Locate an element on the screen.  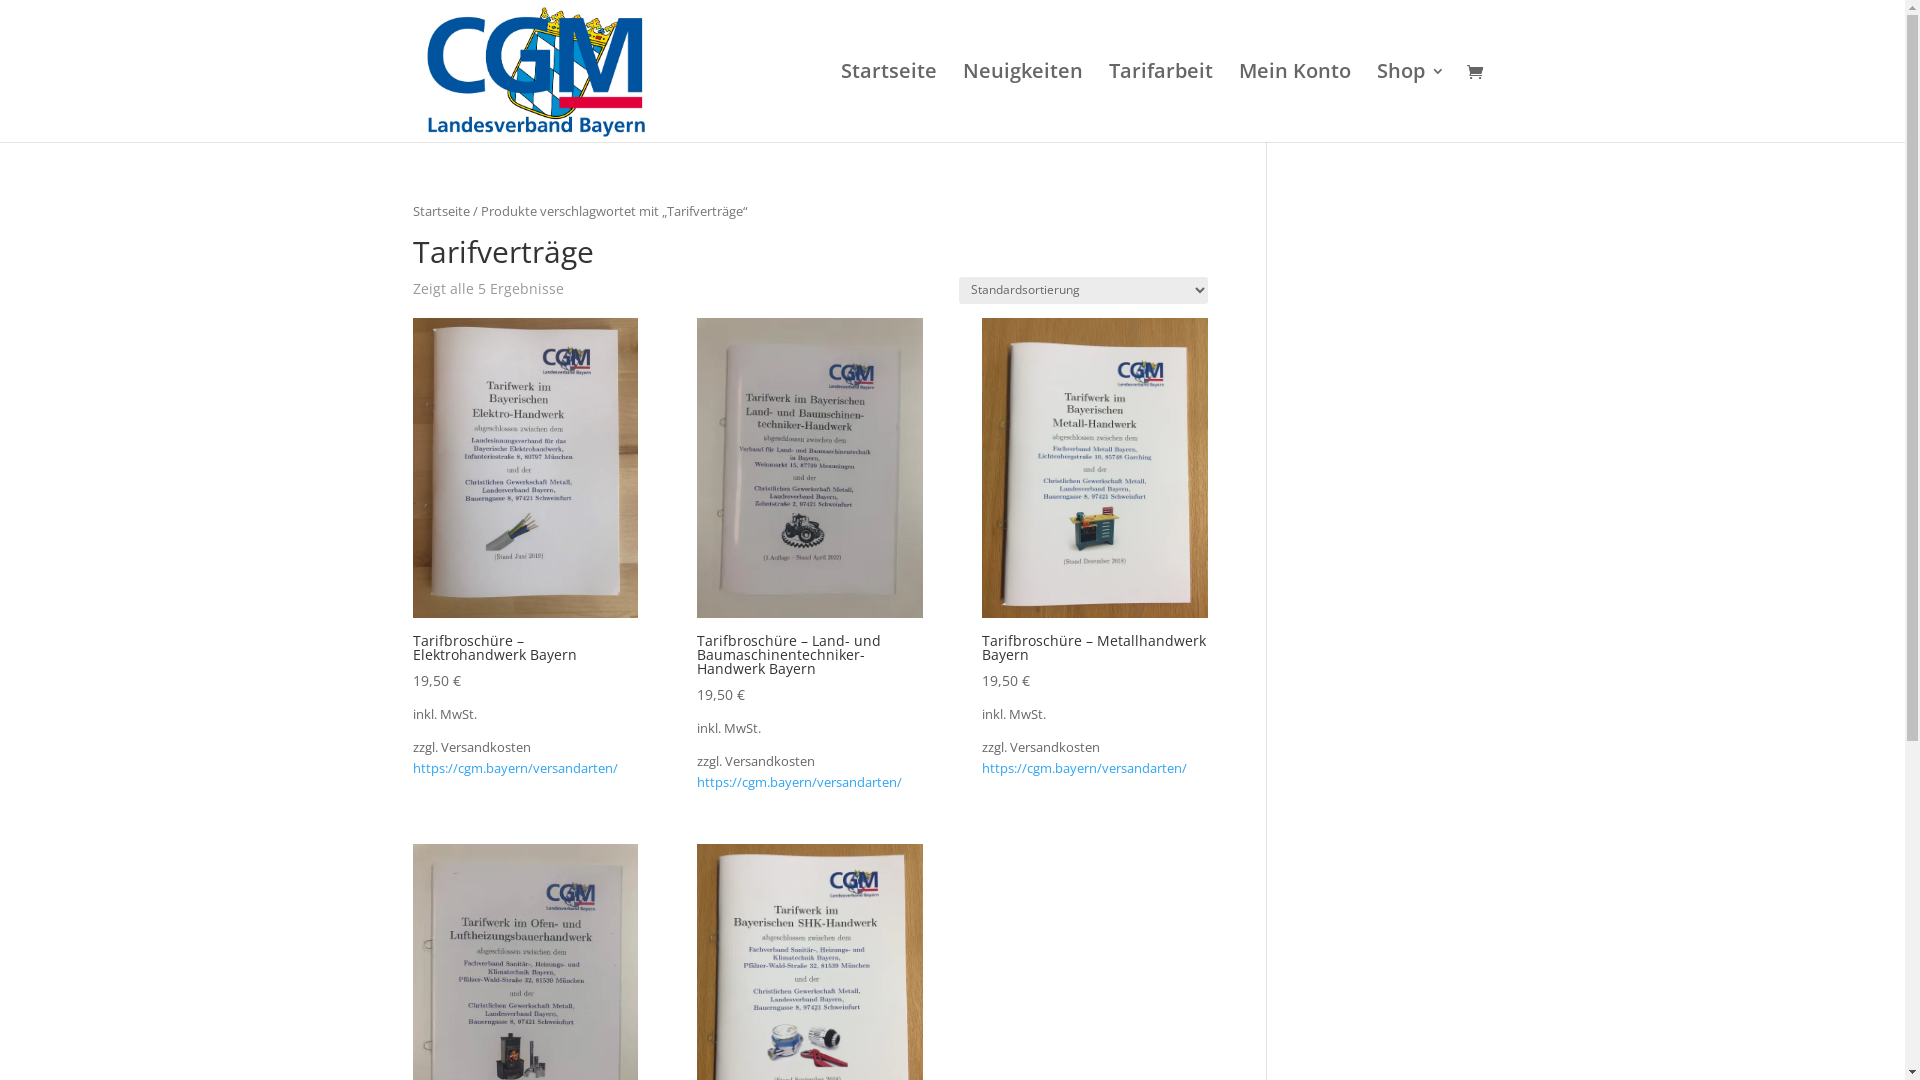
'Tarifarbeit' is located at coordinates (1160, 103).